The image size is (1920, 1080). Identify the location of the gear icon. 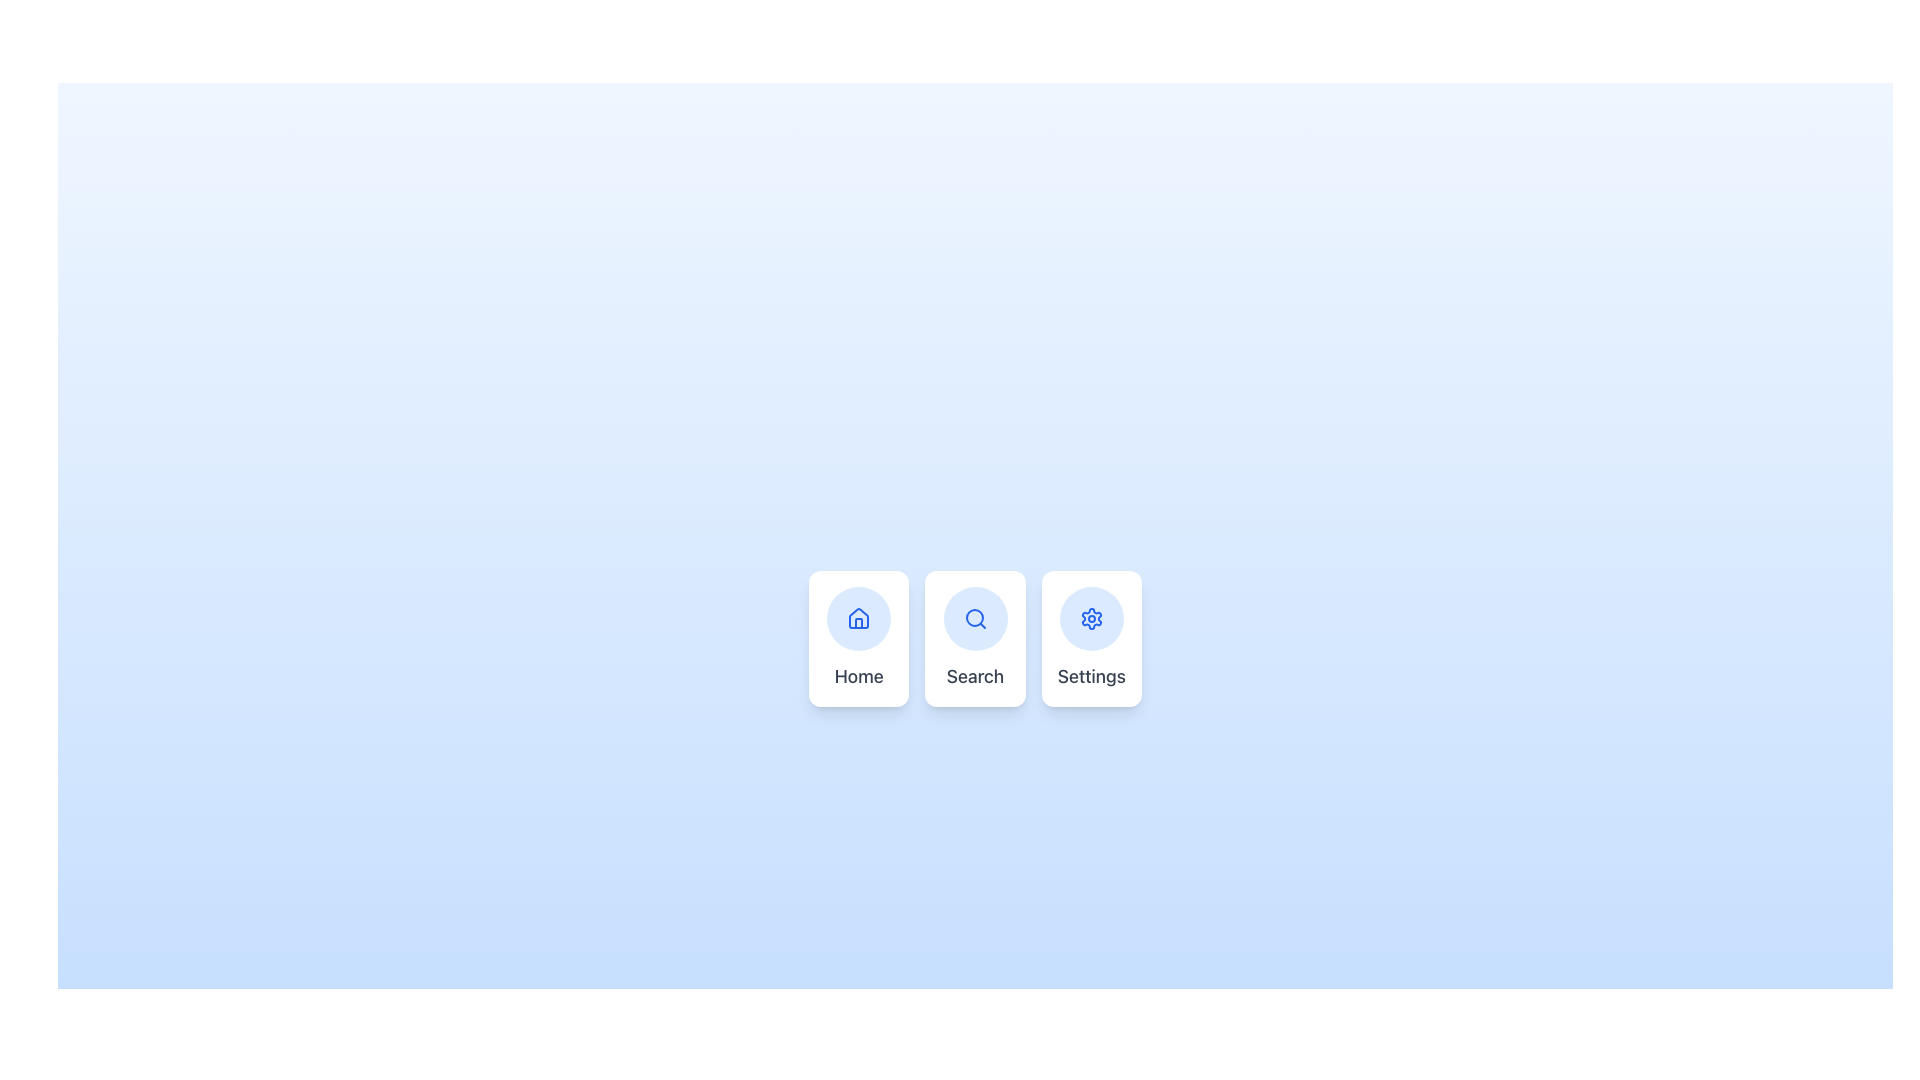
(1090, 617).